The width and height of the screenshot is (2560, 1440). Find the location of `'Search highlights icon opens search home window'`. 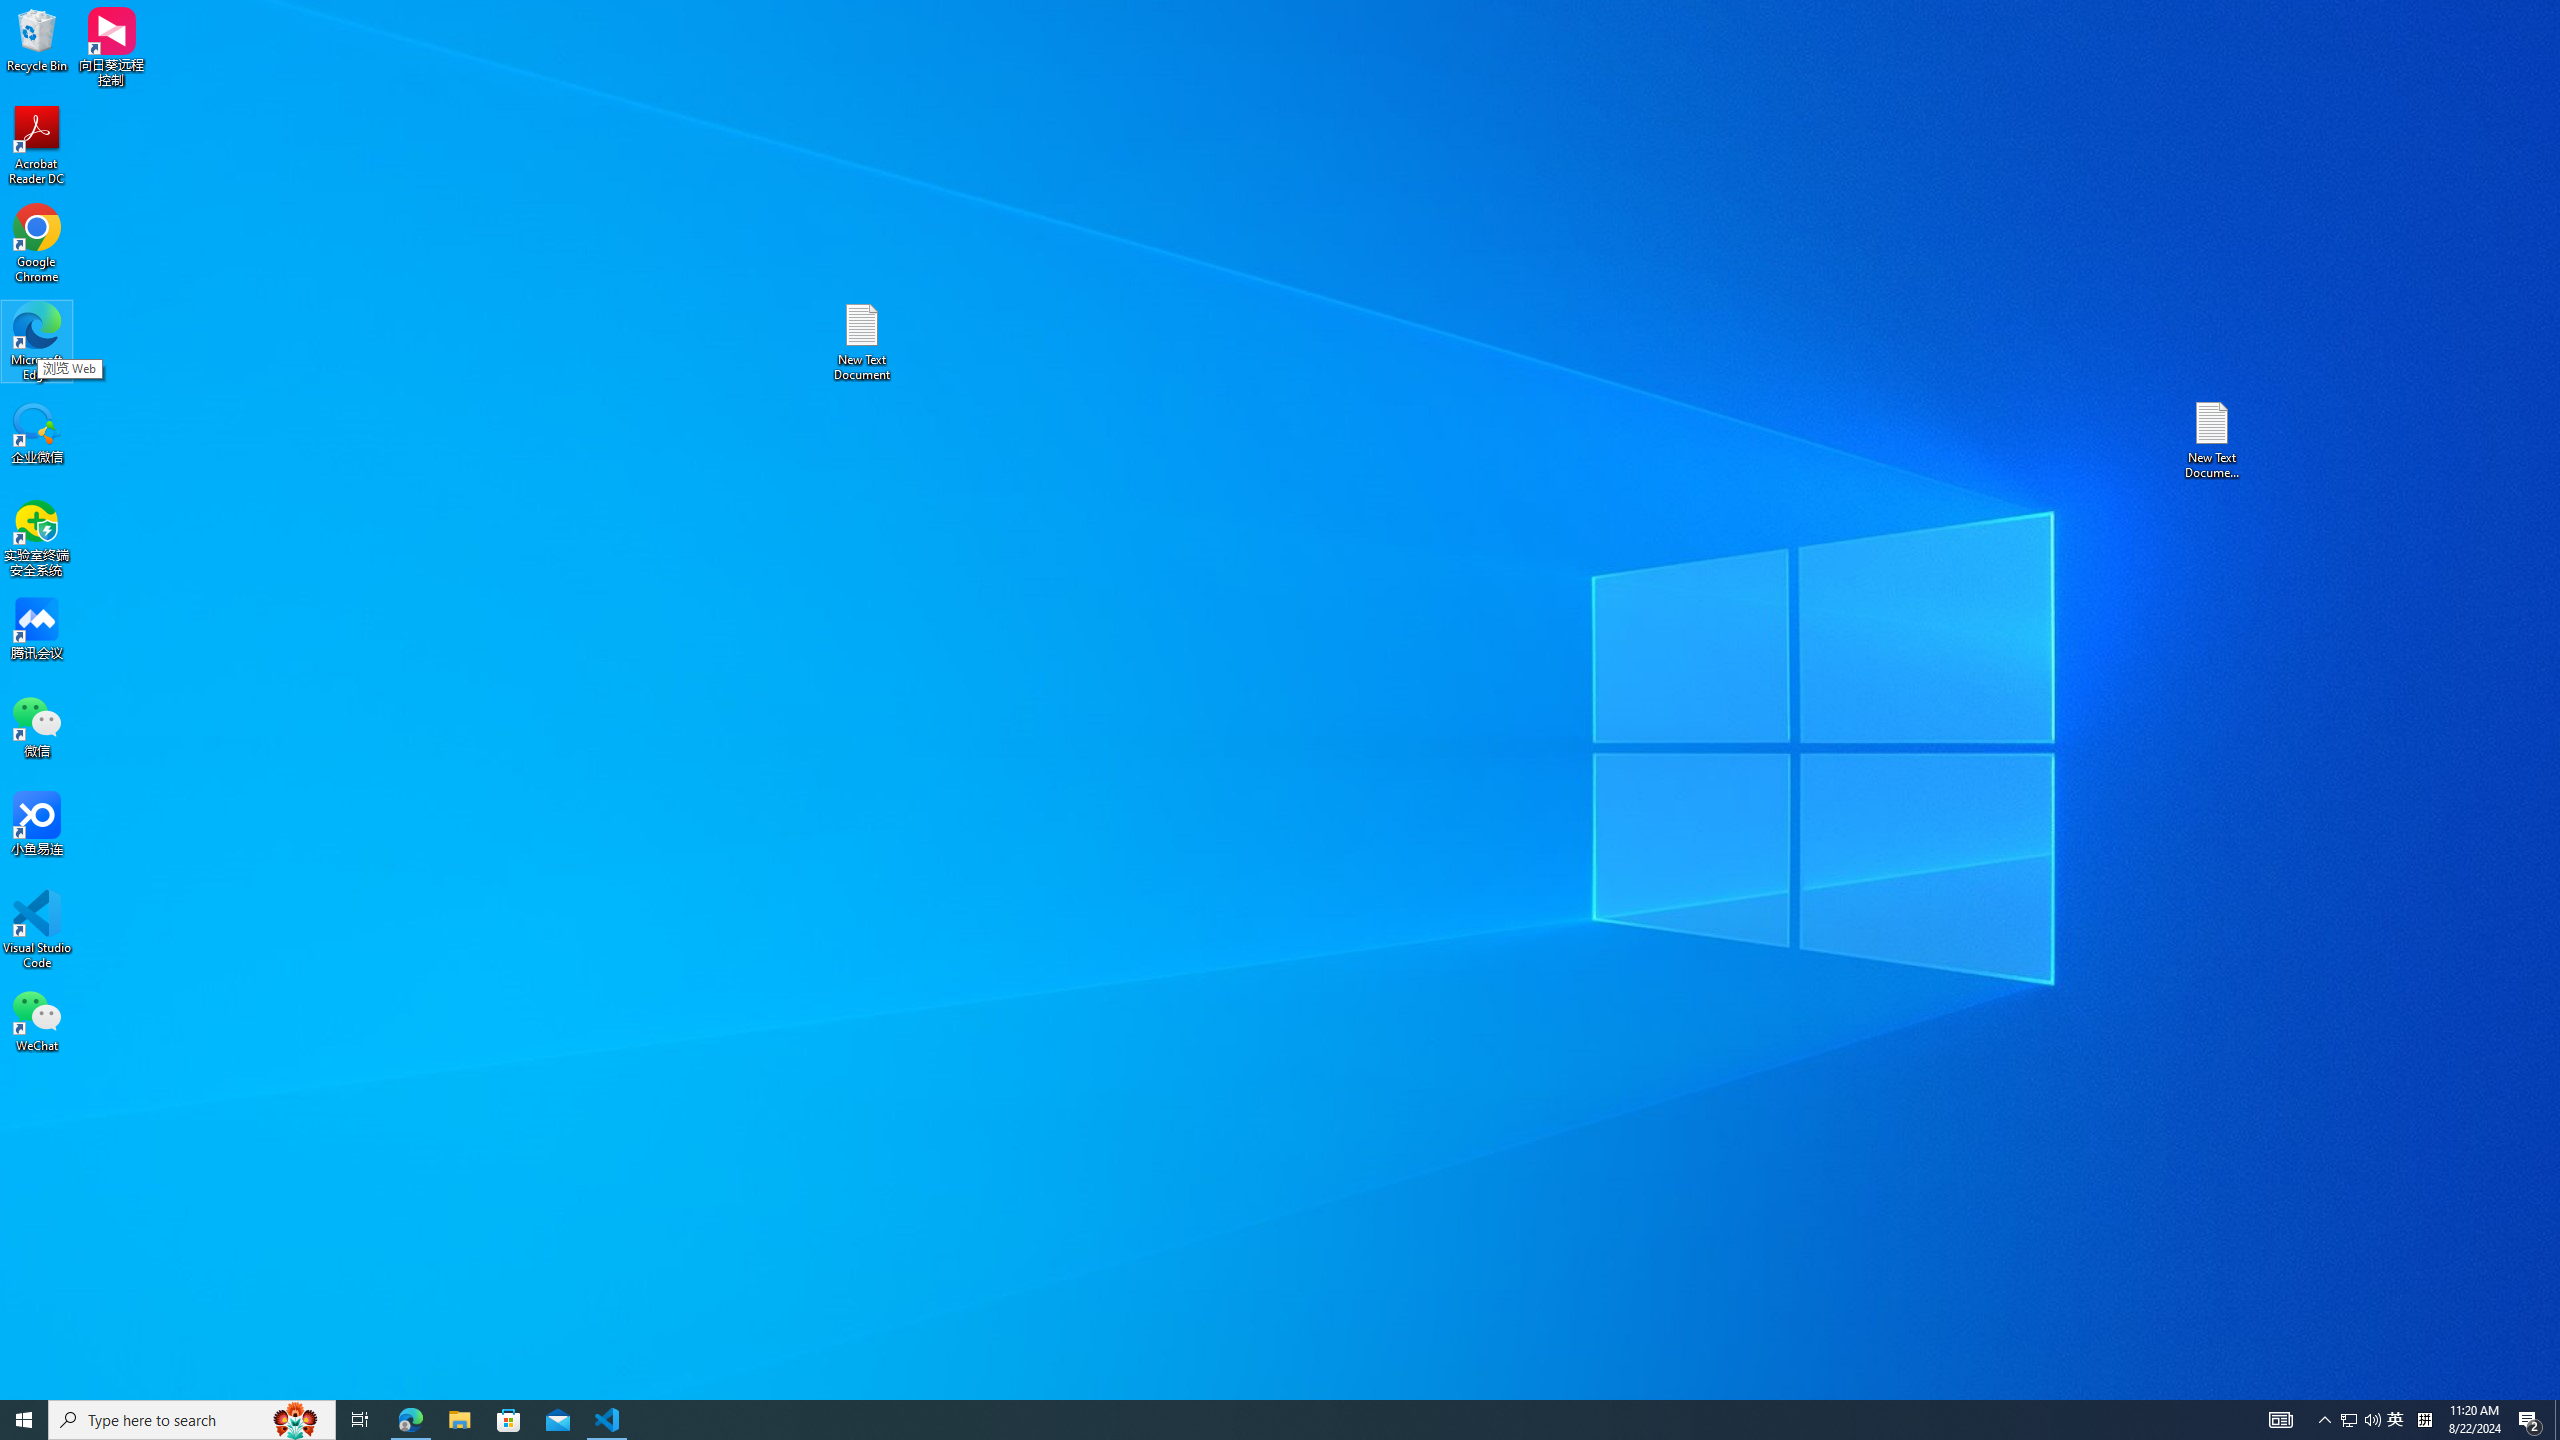

'Search highlights icon opens search home window' is located at coordinates (409, 1418).